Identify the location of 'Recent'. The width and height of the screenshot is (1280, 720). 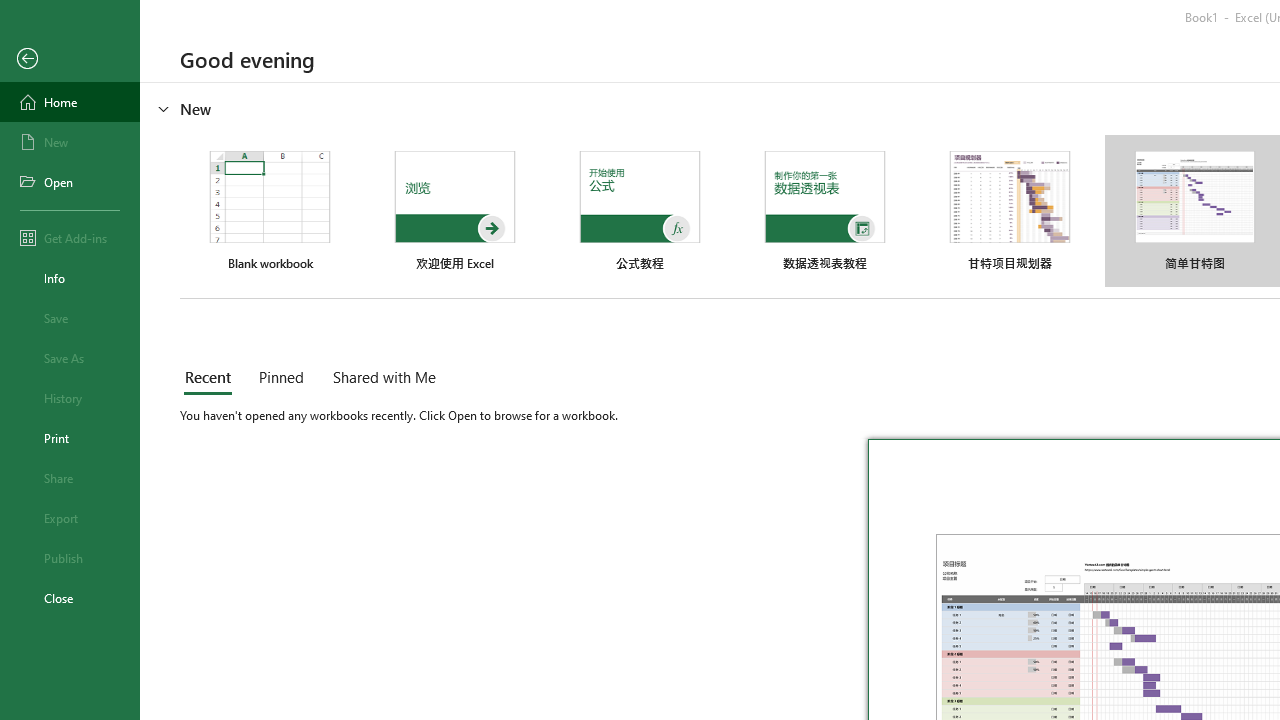
(212, 379).